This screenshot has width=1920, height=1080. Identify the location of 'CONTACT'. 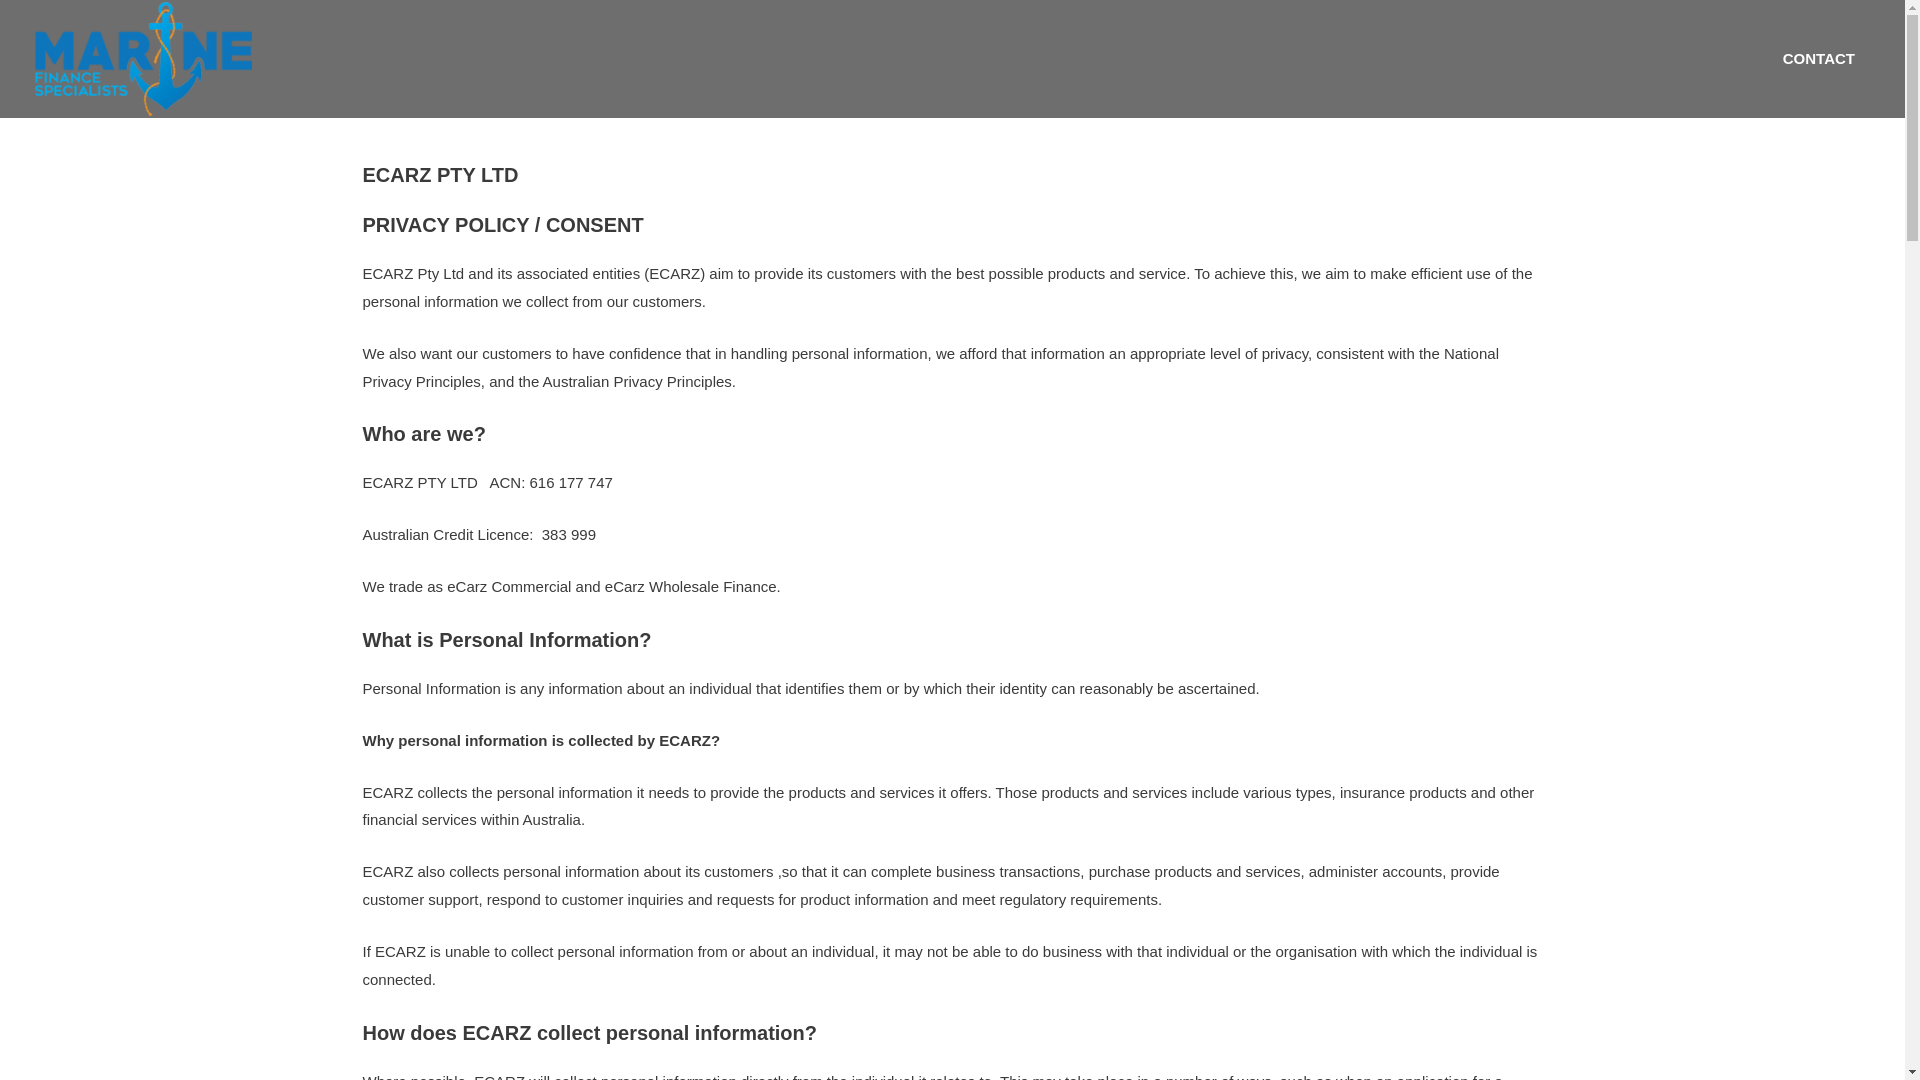
(1767, 57).